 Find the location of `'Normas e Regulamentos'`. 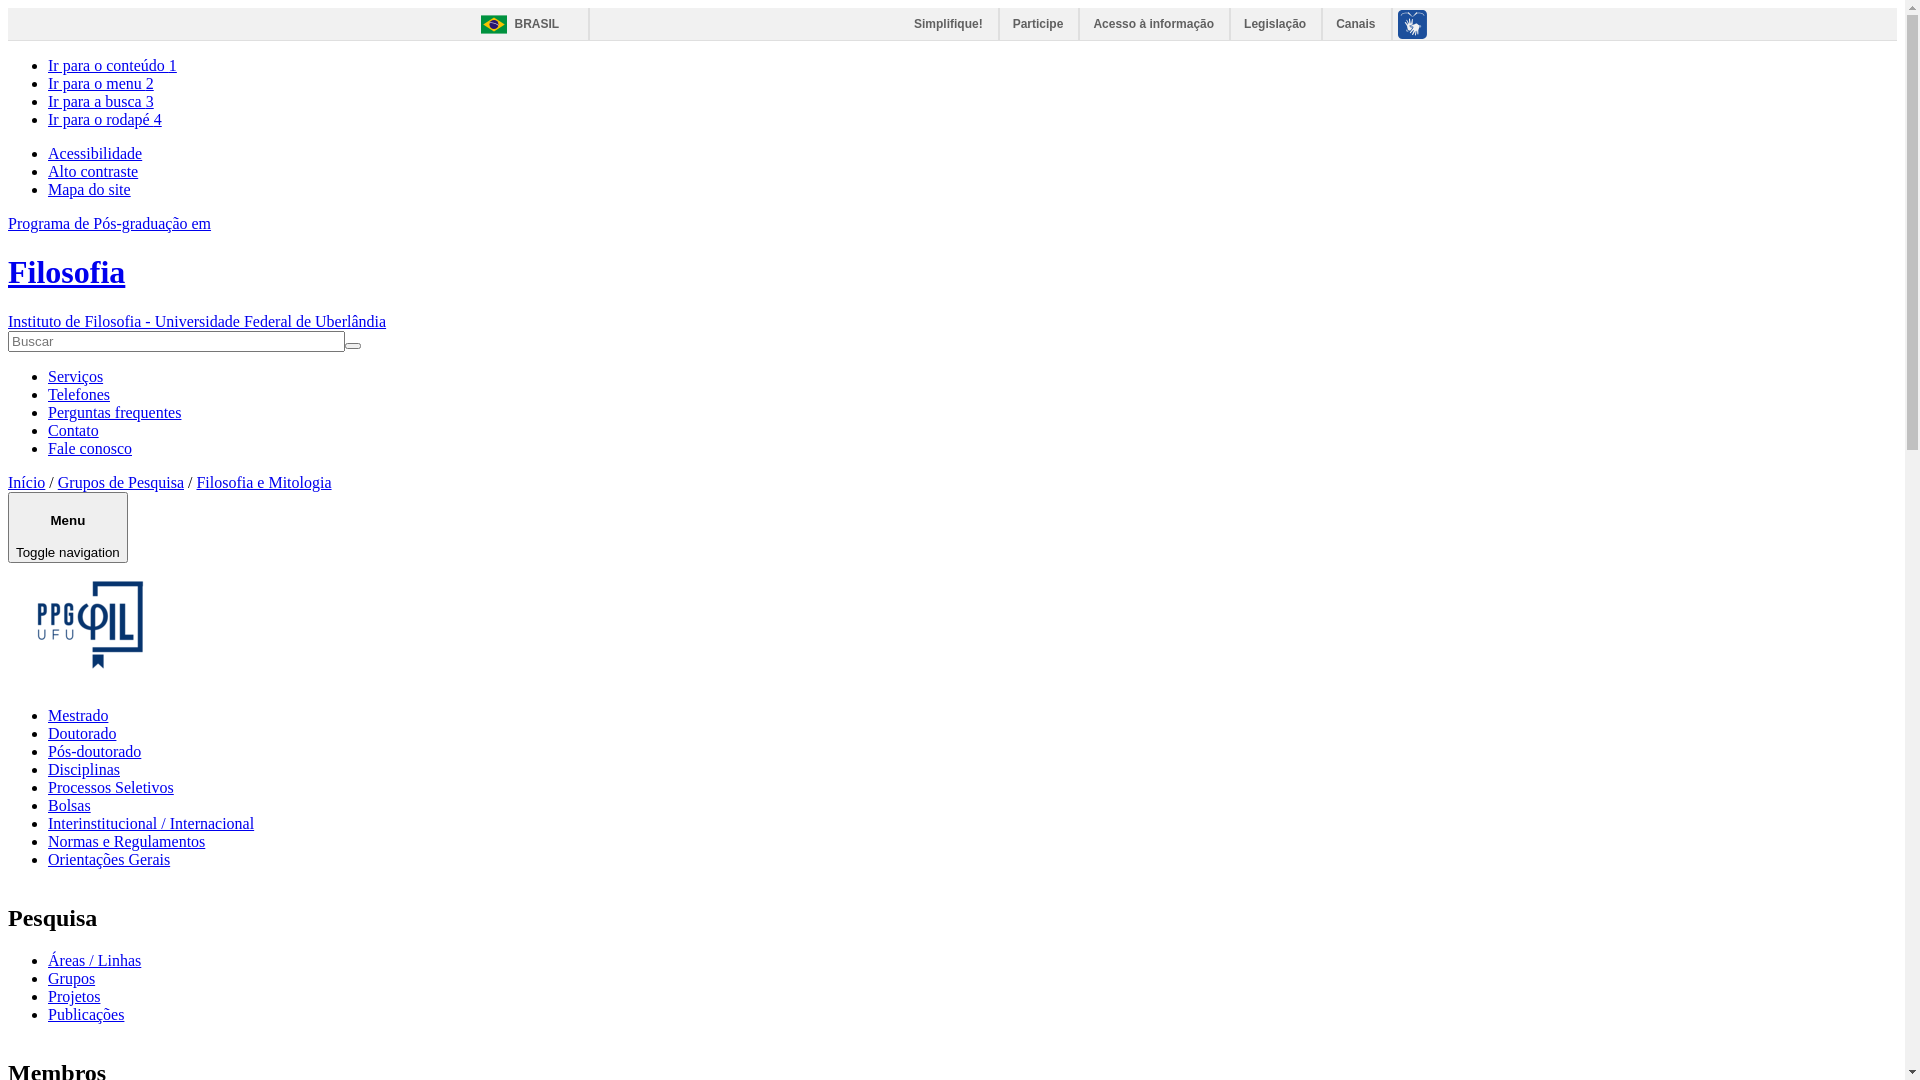

'Normas e Regulamentos' is located at coordinates (125, 841).